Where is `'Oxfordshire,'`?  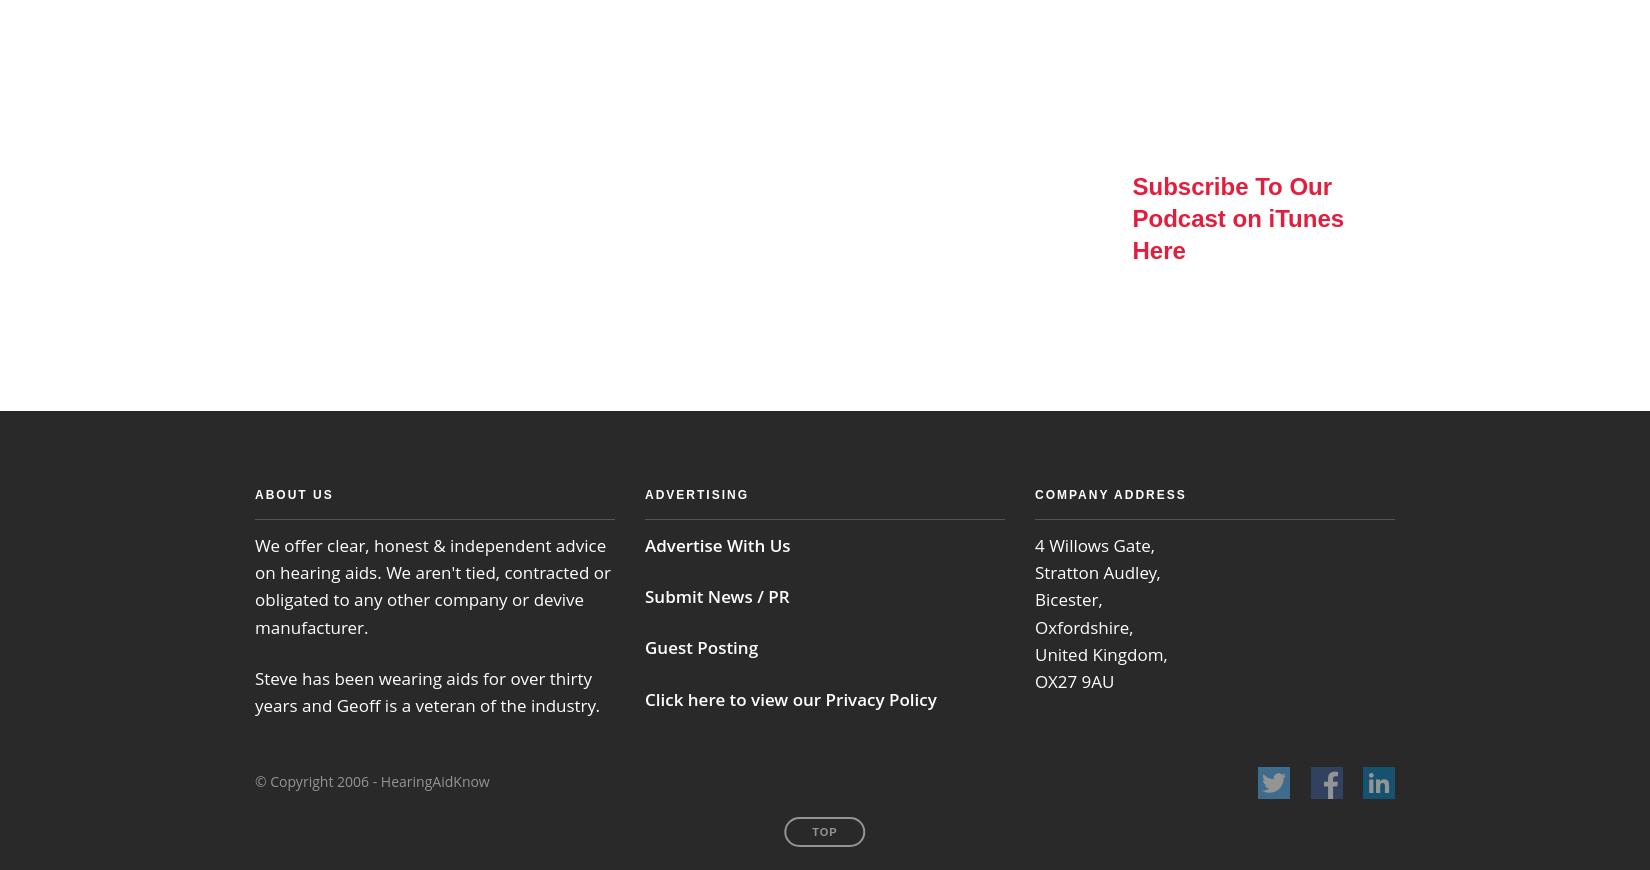 'Oxfordshire,' is located at coordinates (1084, 625).